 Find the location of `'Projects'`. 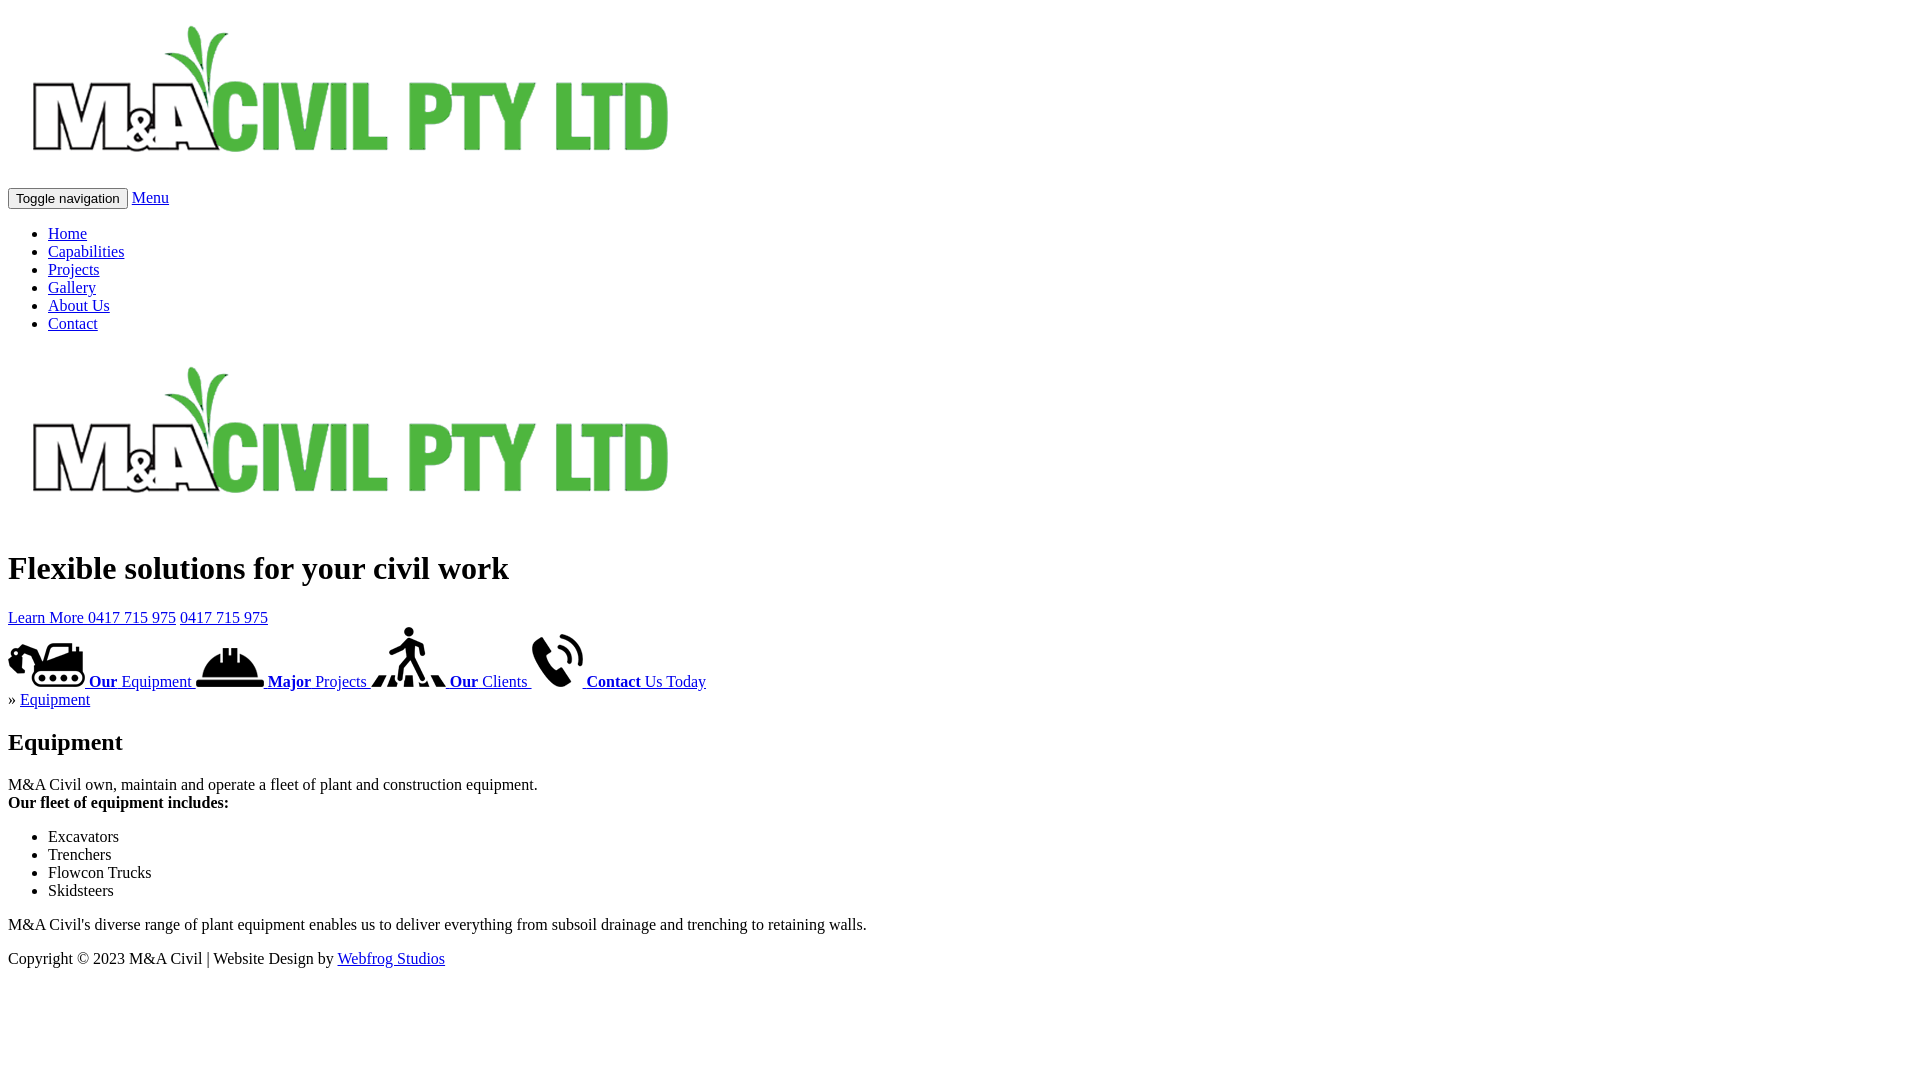

'Projects' is located at coordinates (73, 268).